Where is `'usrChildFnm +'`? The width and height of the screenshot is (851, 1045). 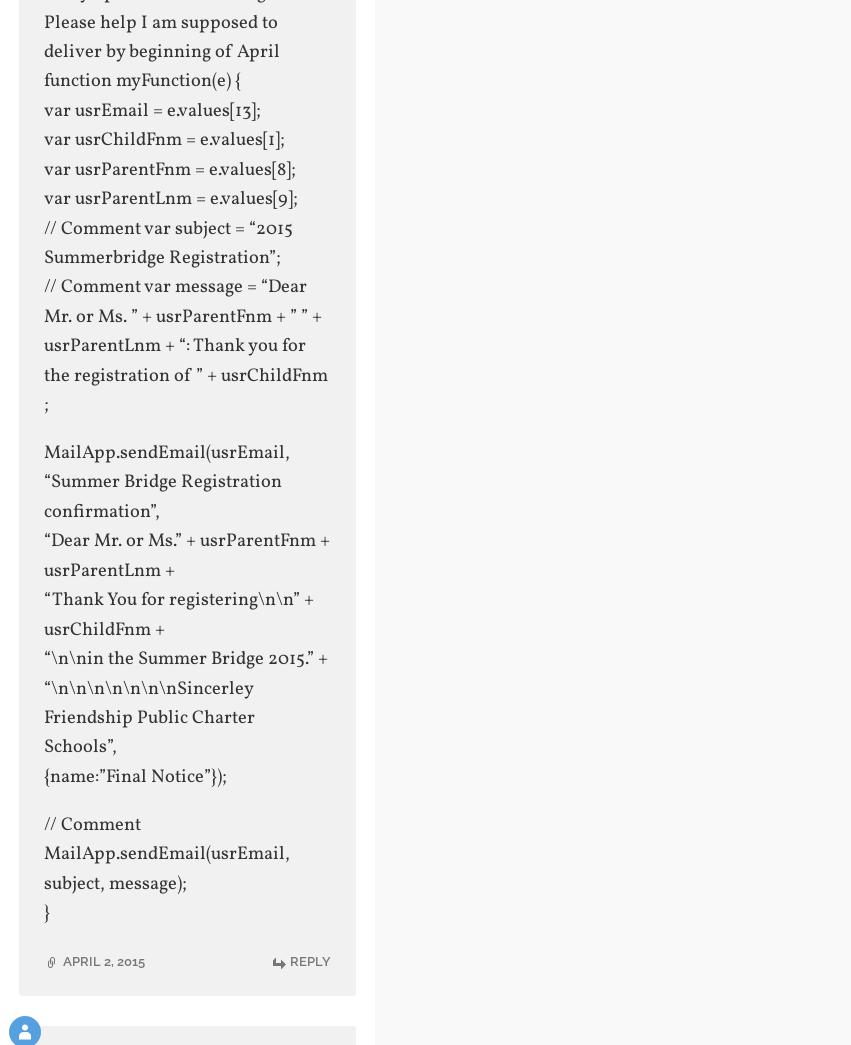 'usrChildFnm +' is located at coordinates (102, 627).